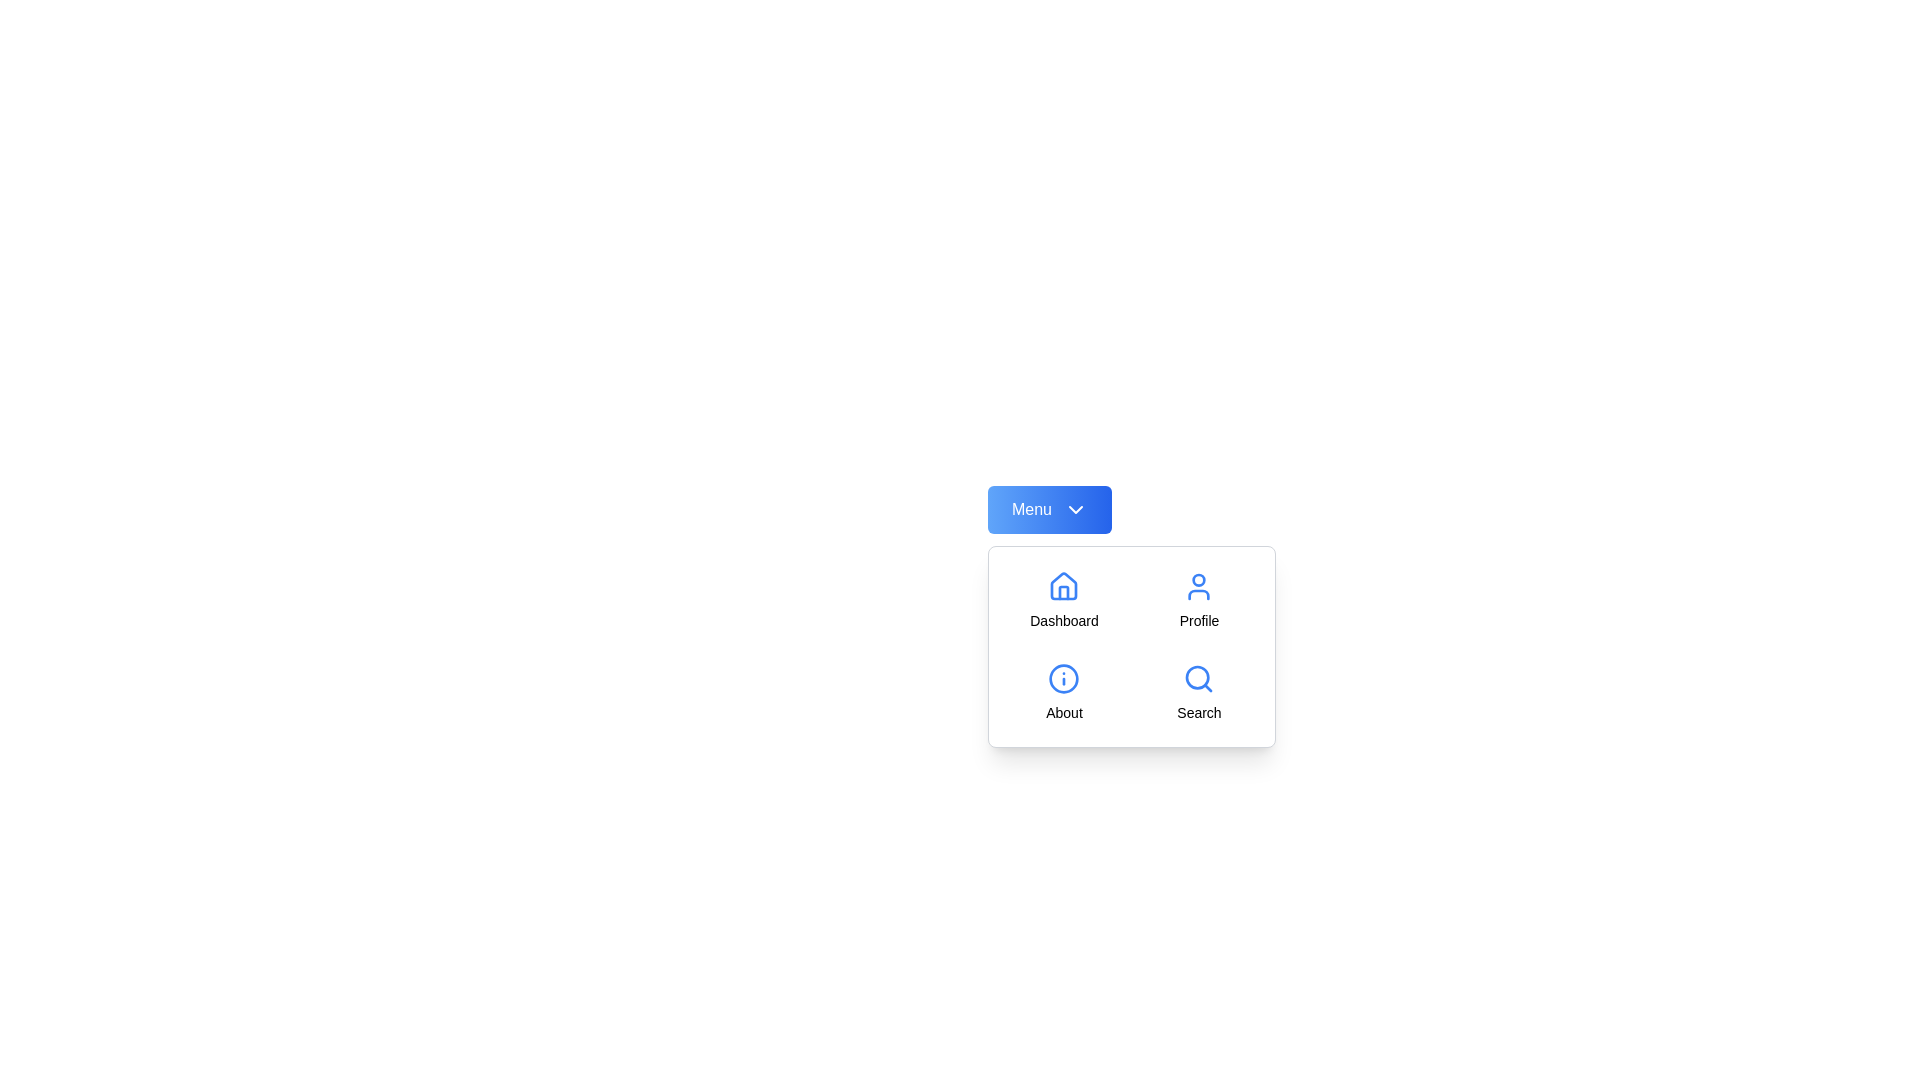  I want to click on the 'Menu' button to toggle the menu visibility, so click(1049, 508).